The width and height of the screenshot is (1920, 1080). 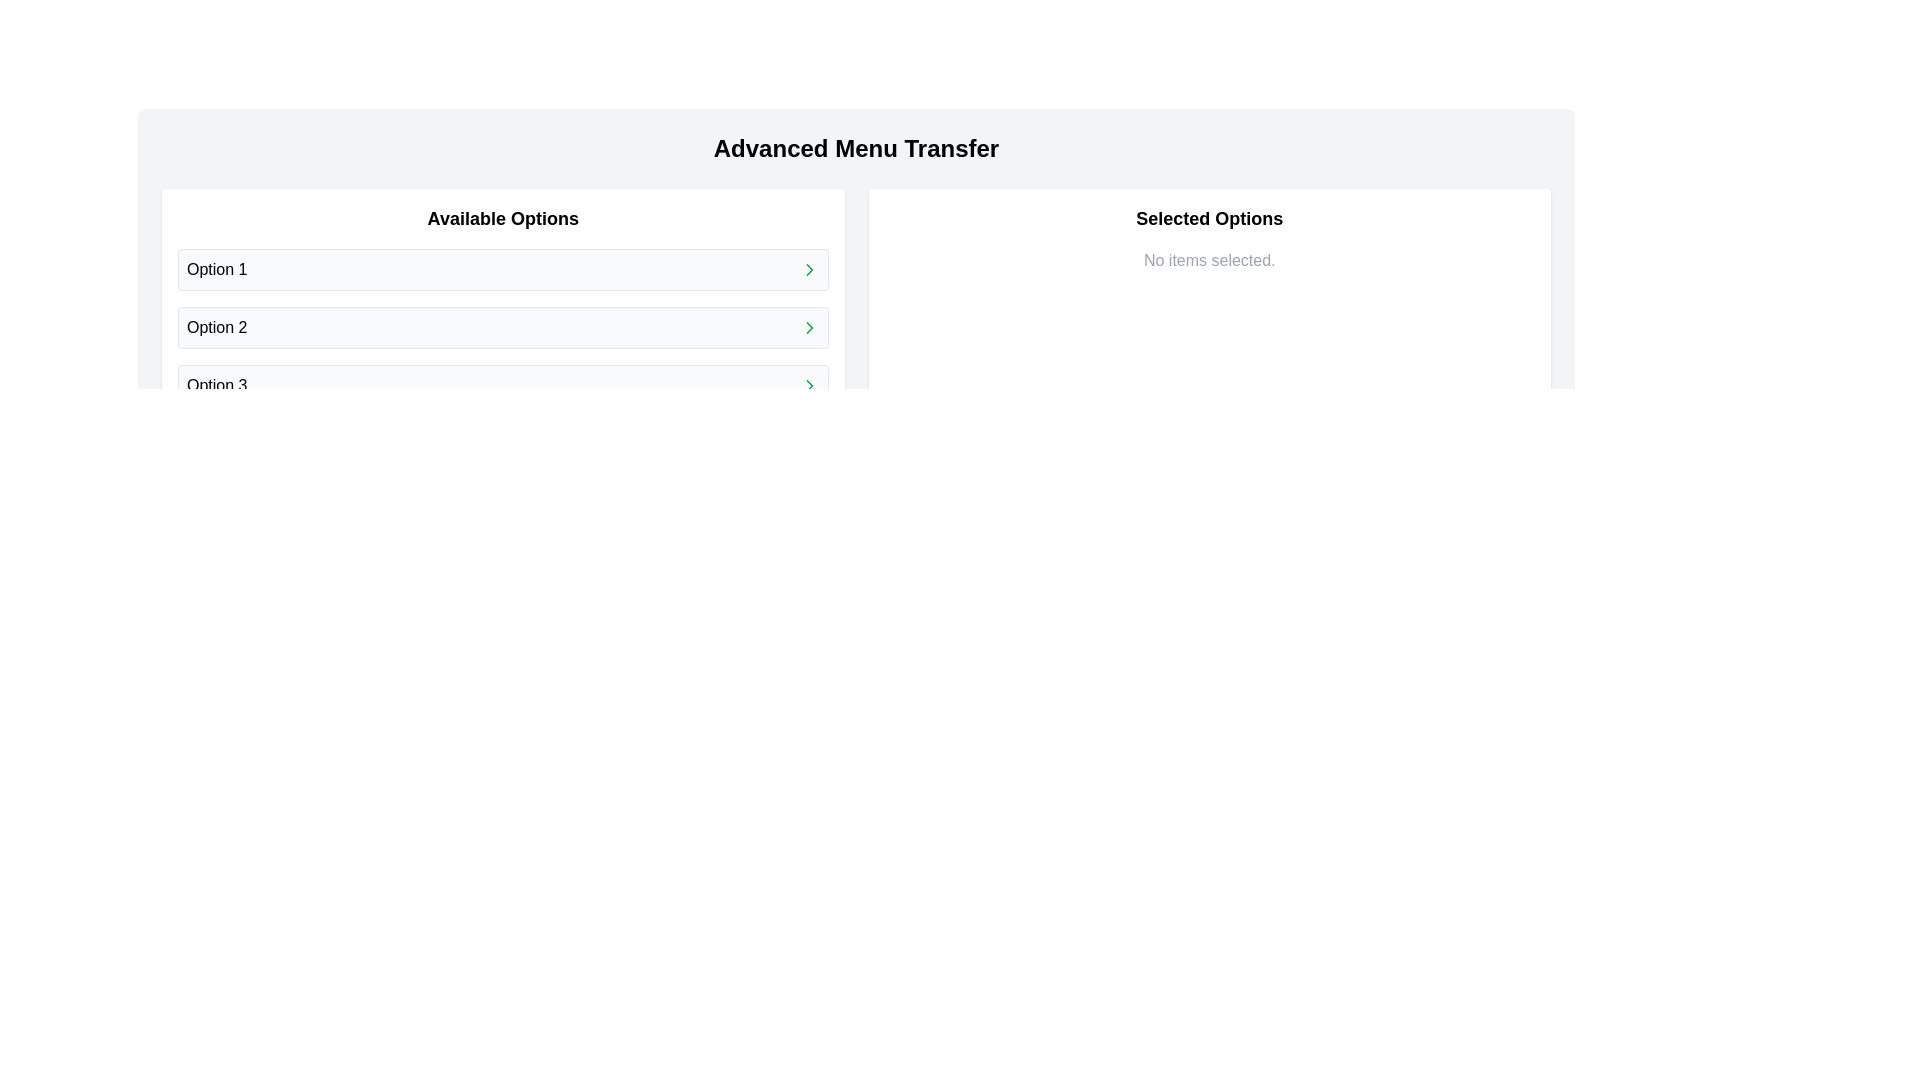 What do you see at coordinates (1208, 219) in the screenshot?
I see `the heading element of the 'Selected Options' panel, which is located at the top of the panel, above the text 'No items selected.'` at bounding box center [1208, 219].